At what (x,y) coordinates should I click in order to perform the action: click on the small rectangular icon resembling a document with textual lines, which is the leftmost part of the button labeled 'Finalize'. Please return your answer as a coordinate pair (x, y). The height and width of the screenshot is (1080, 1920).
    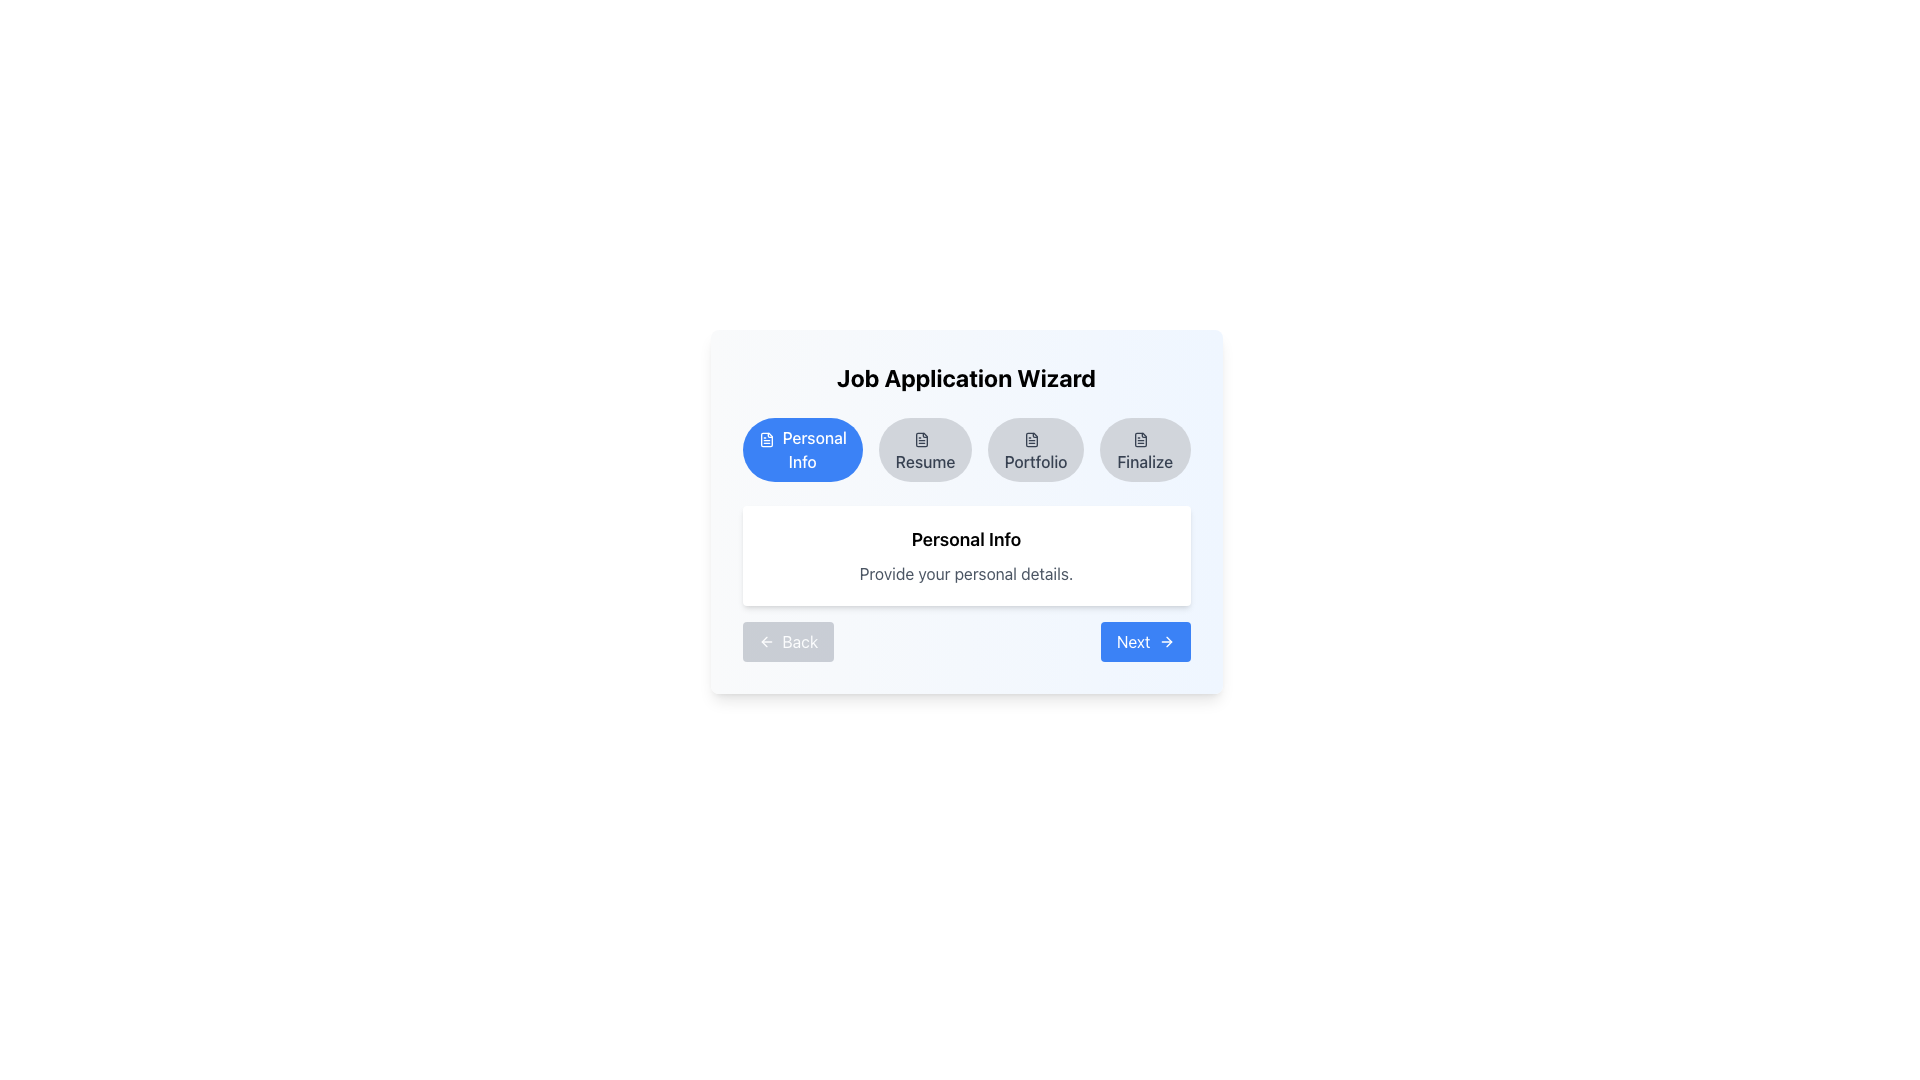
    Looking at the image, I should click on (1141, 438).